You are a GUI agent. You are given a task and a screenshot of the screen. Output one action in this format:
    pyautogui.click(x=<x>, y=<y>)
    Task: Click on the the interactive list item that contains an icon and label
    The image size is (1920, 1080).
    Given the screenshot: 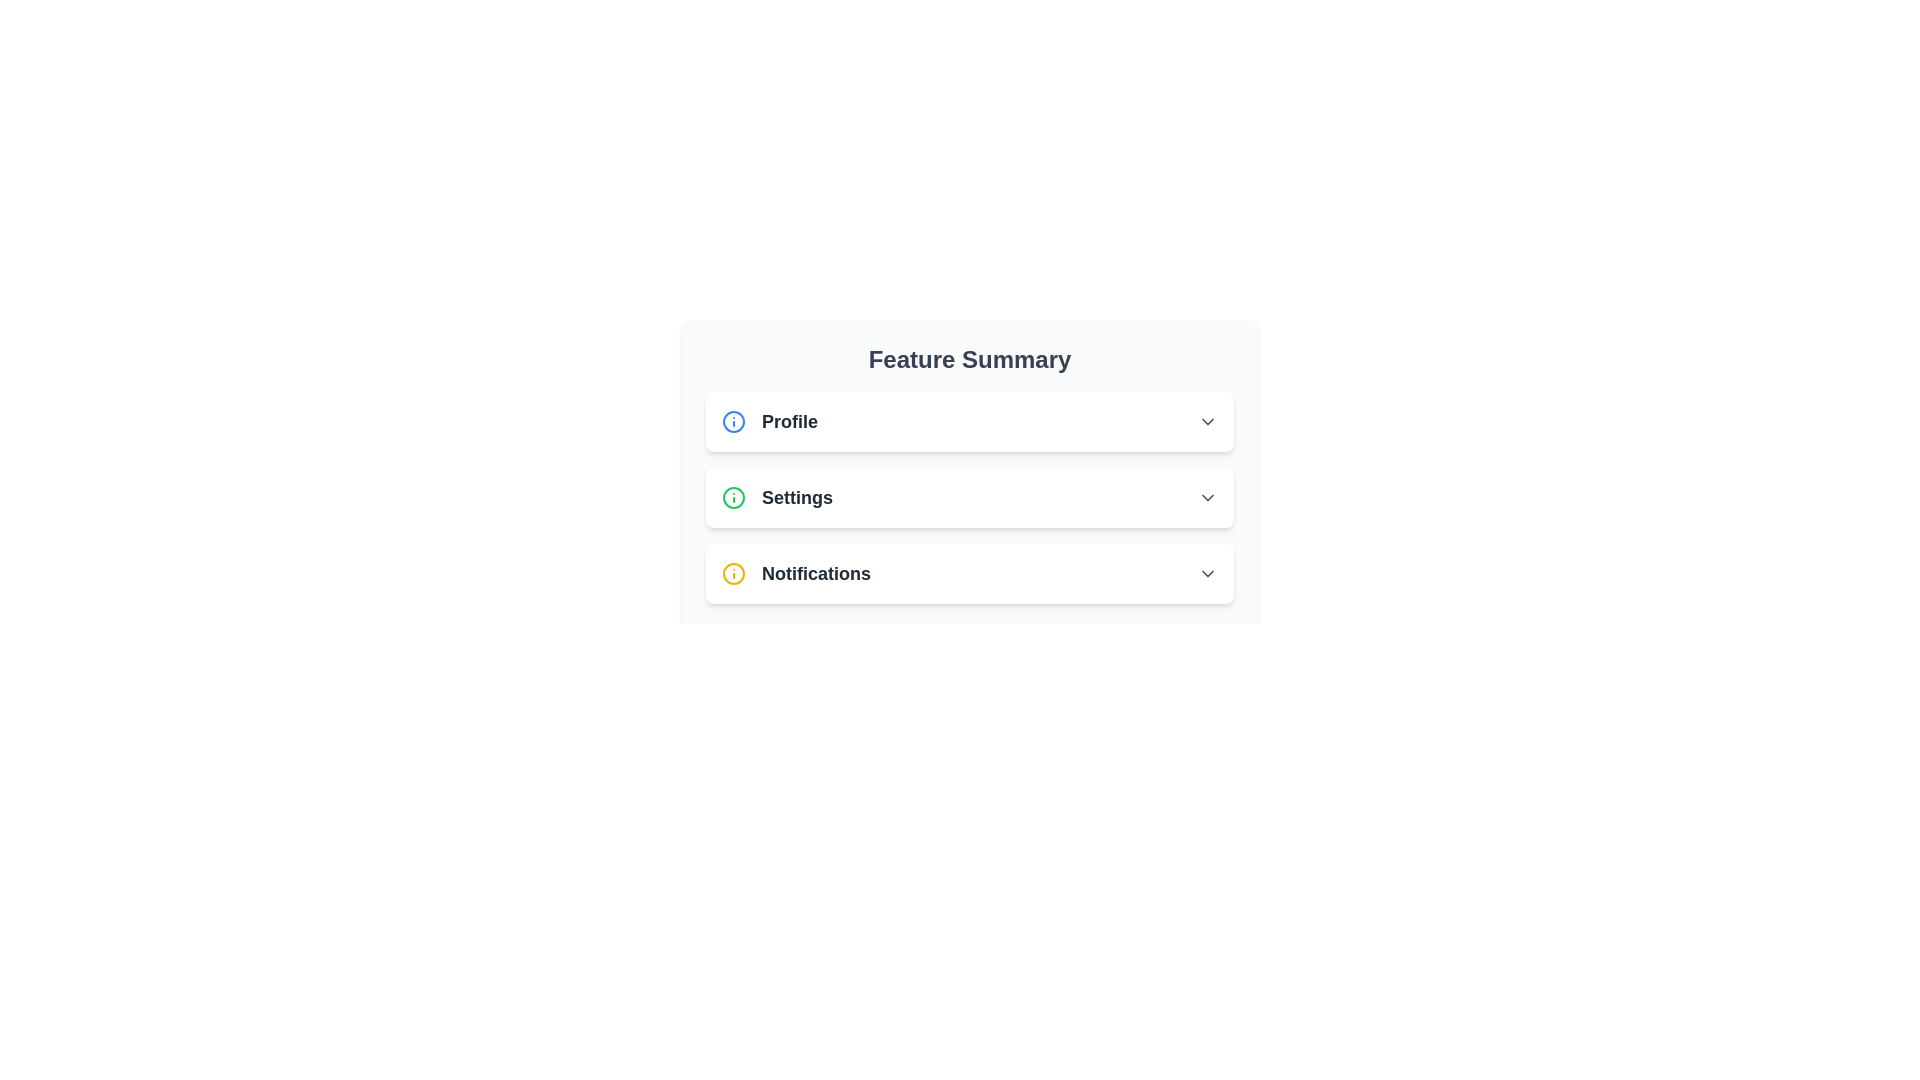 What is the action you would take?
    pyautogui.click(x=776, y=496)
    